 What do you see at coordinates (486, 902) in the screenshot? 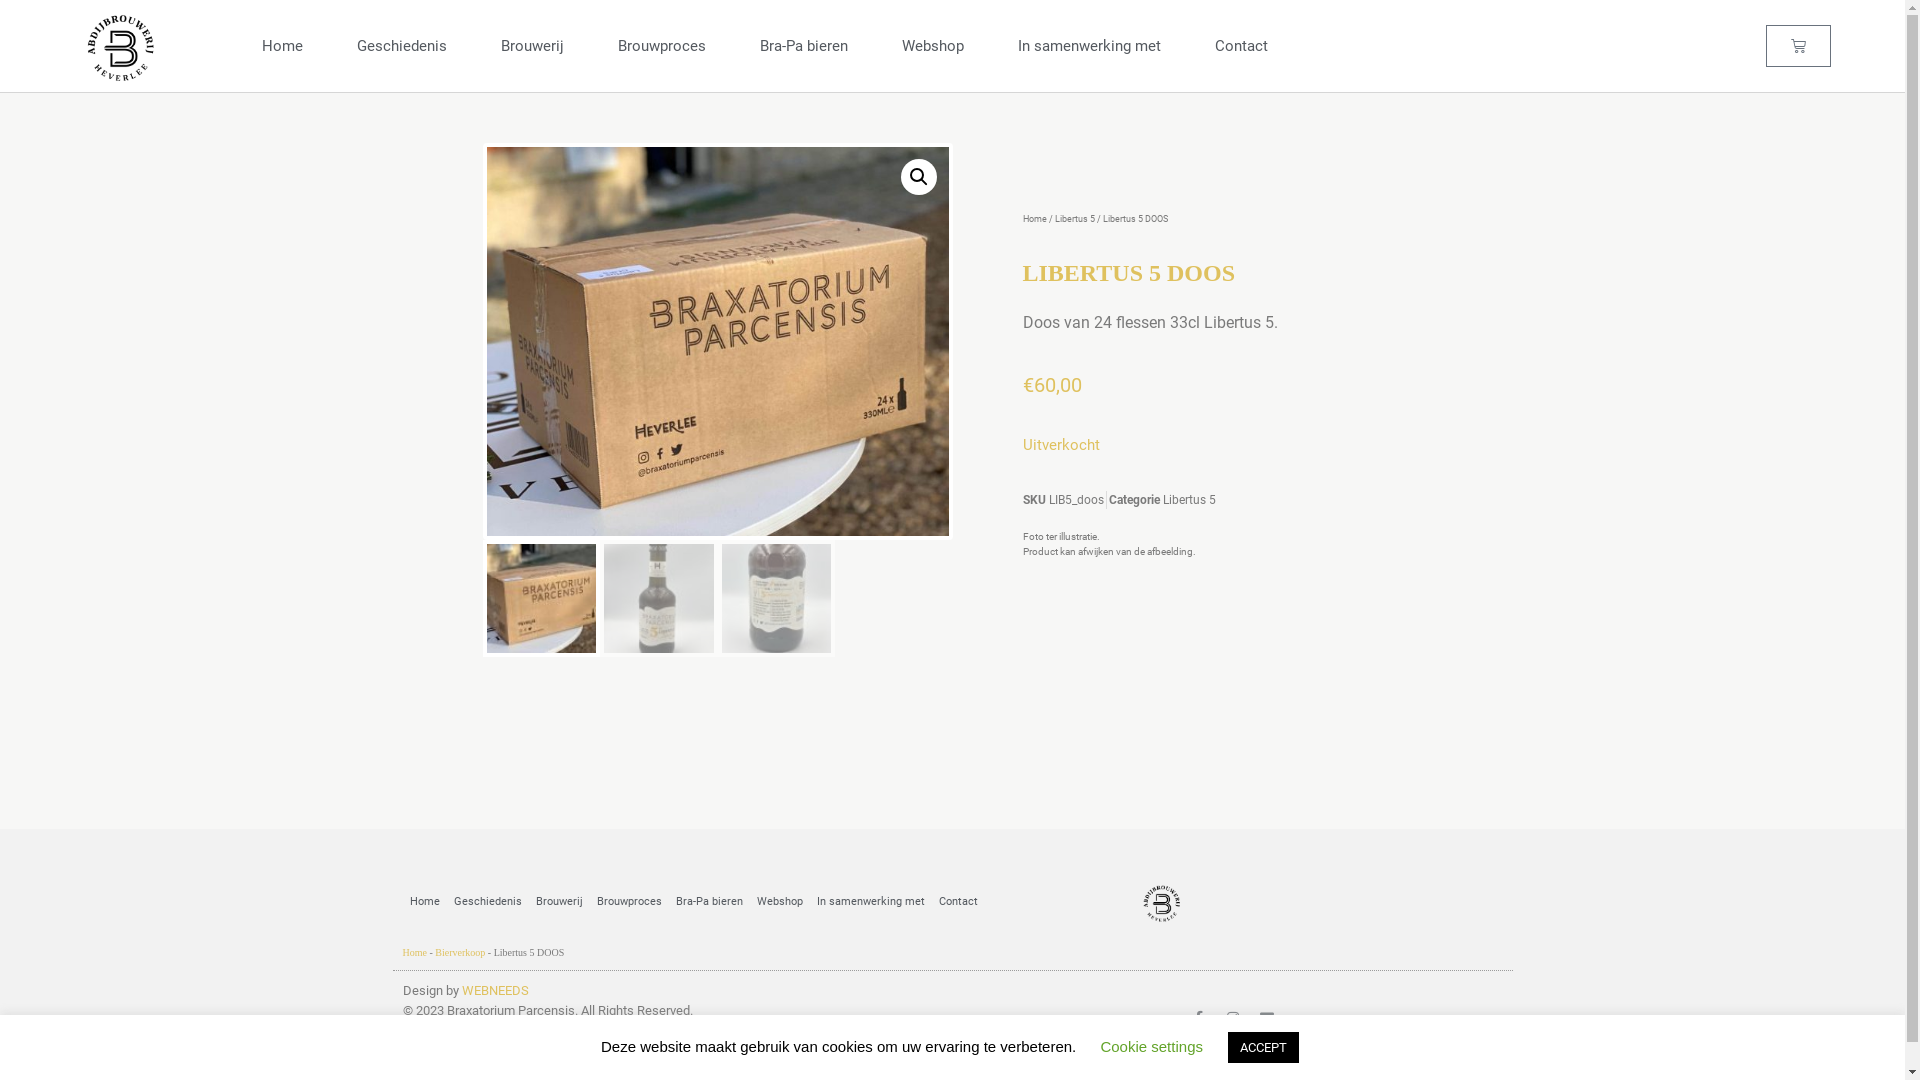
I see `'Geschiedenis'` at bounding box center [486, 902].